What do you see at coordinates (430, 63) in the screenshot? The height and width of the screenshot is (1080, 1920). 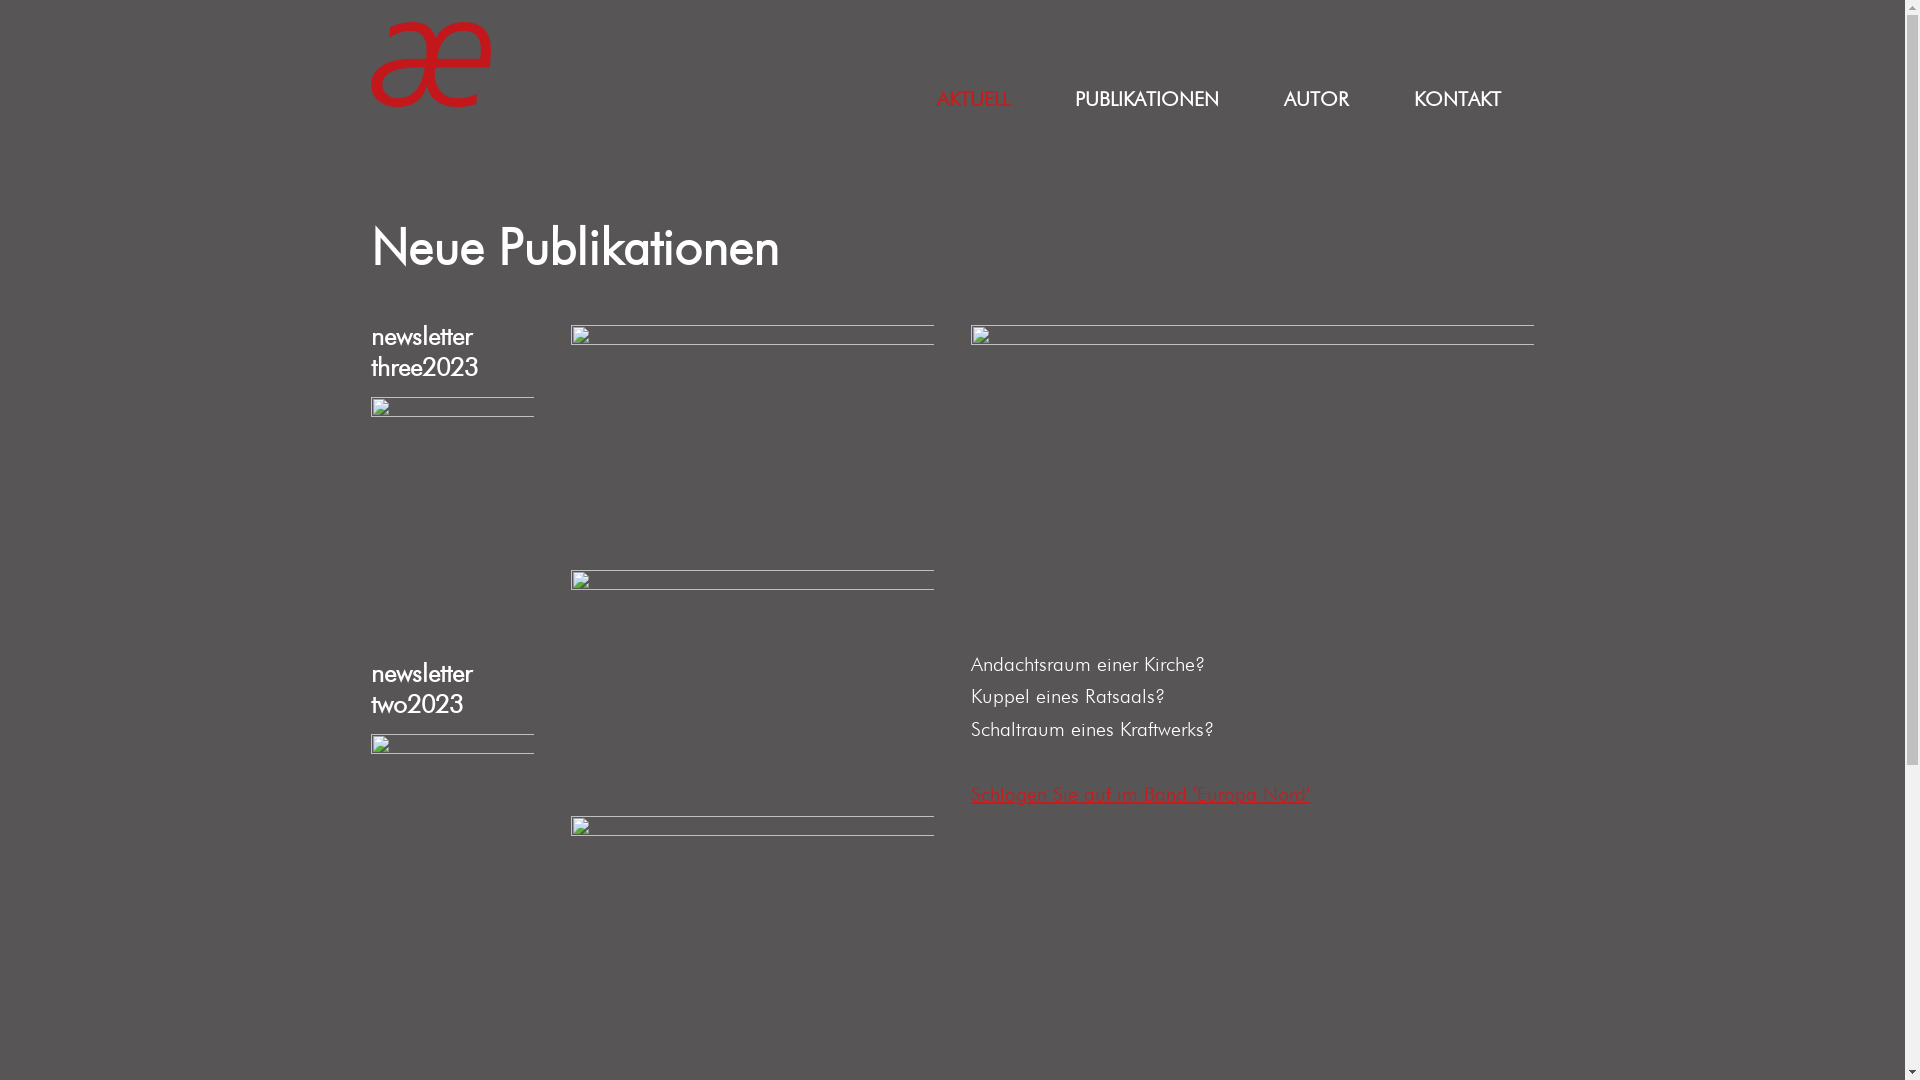 I see `'Argos Edition'` at bounding box center [430, 63].